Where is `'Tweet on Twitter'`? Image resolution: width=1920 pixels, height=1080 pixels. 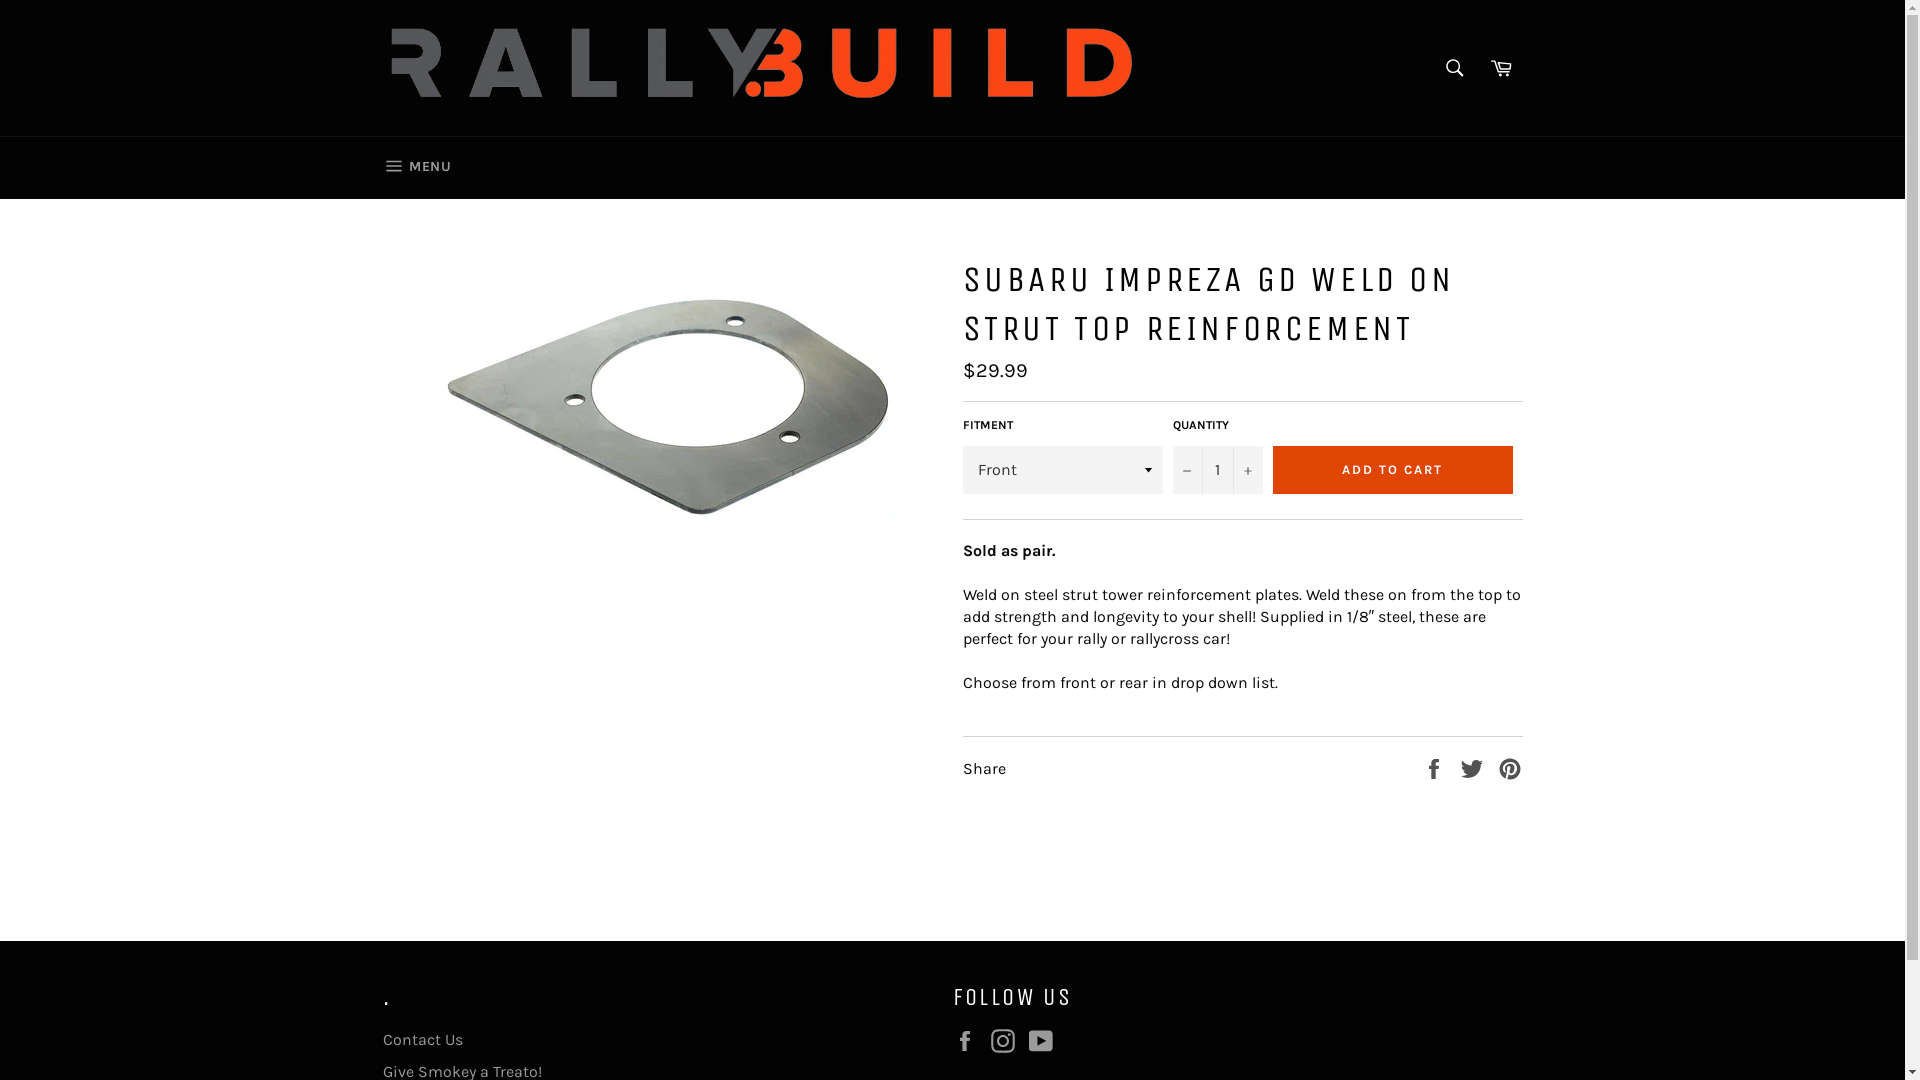
'Tweet on Twitter' is located at coordinates (1473, 766).